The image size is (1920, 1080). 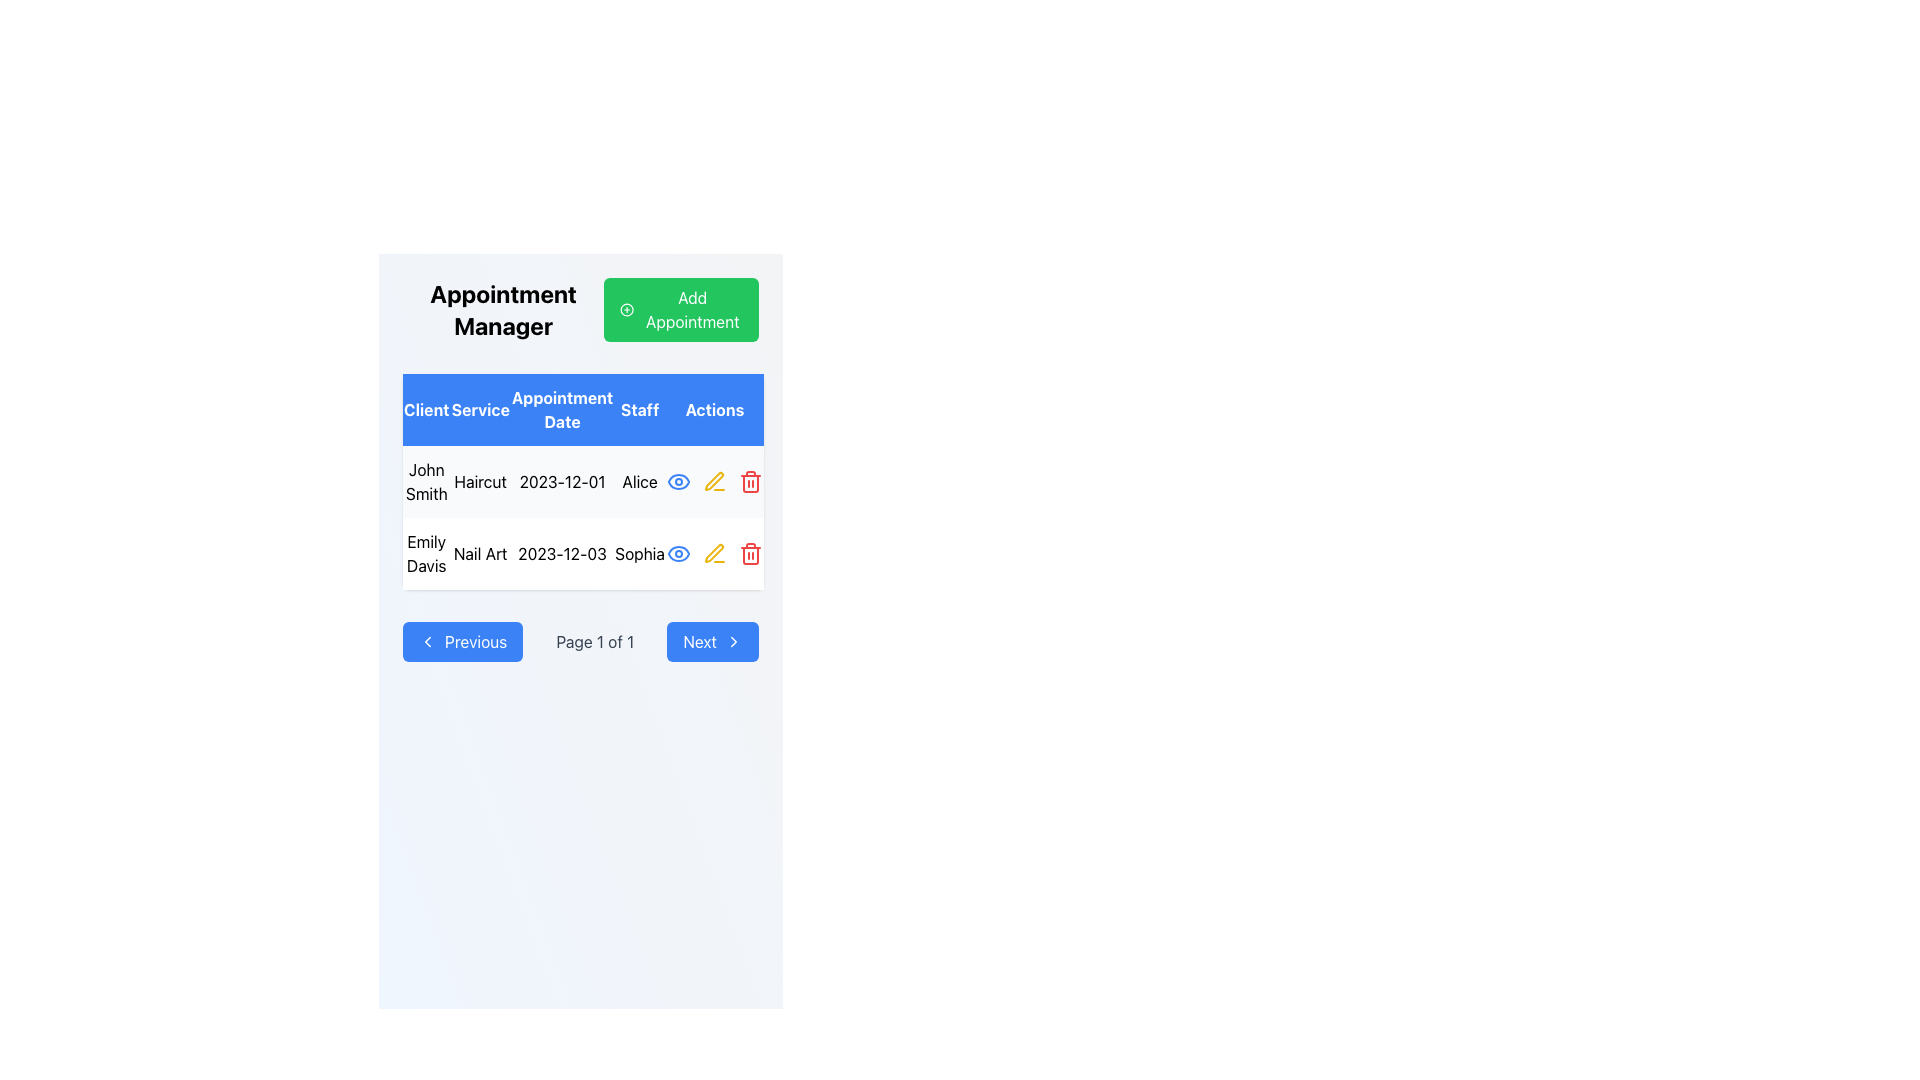 What do you see at coordinates (749, 483) in the screenshot?
I see `the red trash can icon in the Actions column of the second row corresponding to 'Emily Davis - Nail Art' booking details` at bounding box center [749, 483].